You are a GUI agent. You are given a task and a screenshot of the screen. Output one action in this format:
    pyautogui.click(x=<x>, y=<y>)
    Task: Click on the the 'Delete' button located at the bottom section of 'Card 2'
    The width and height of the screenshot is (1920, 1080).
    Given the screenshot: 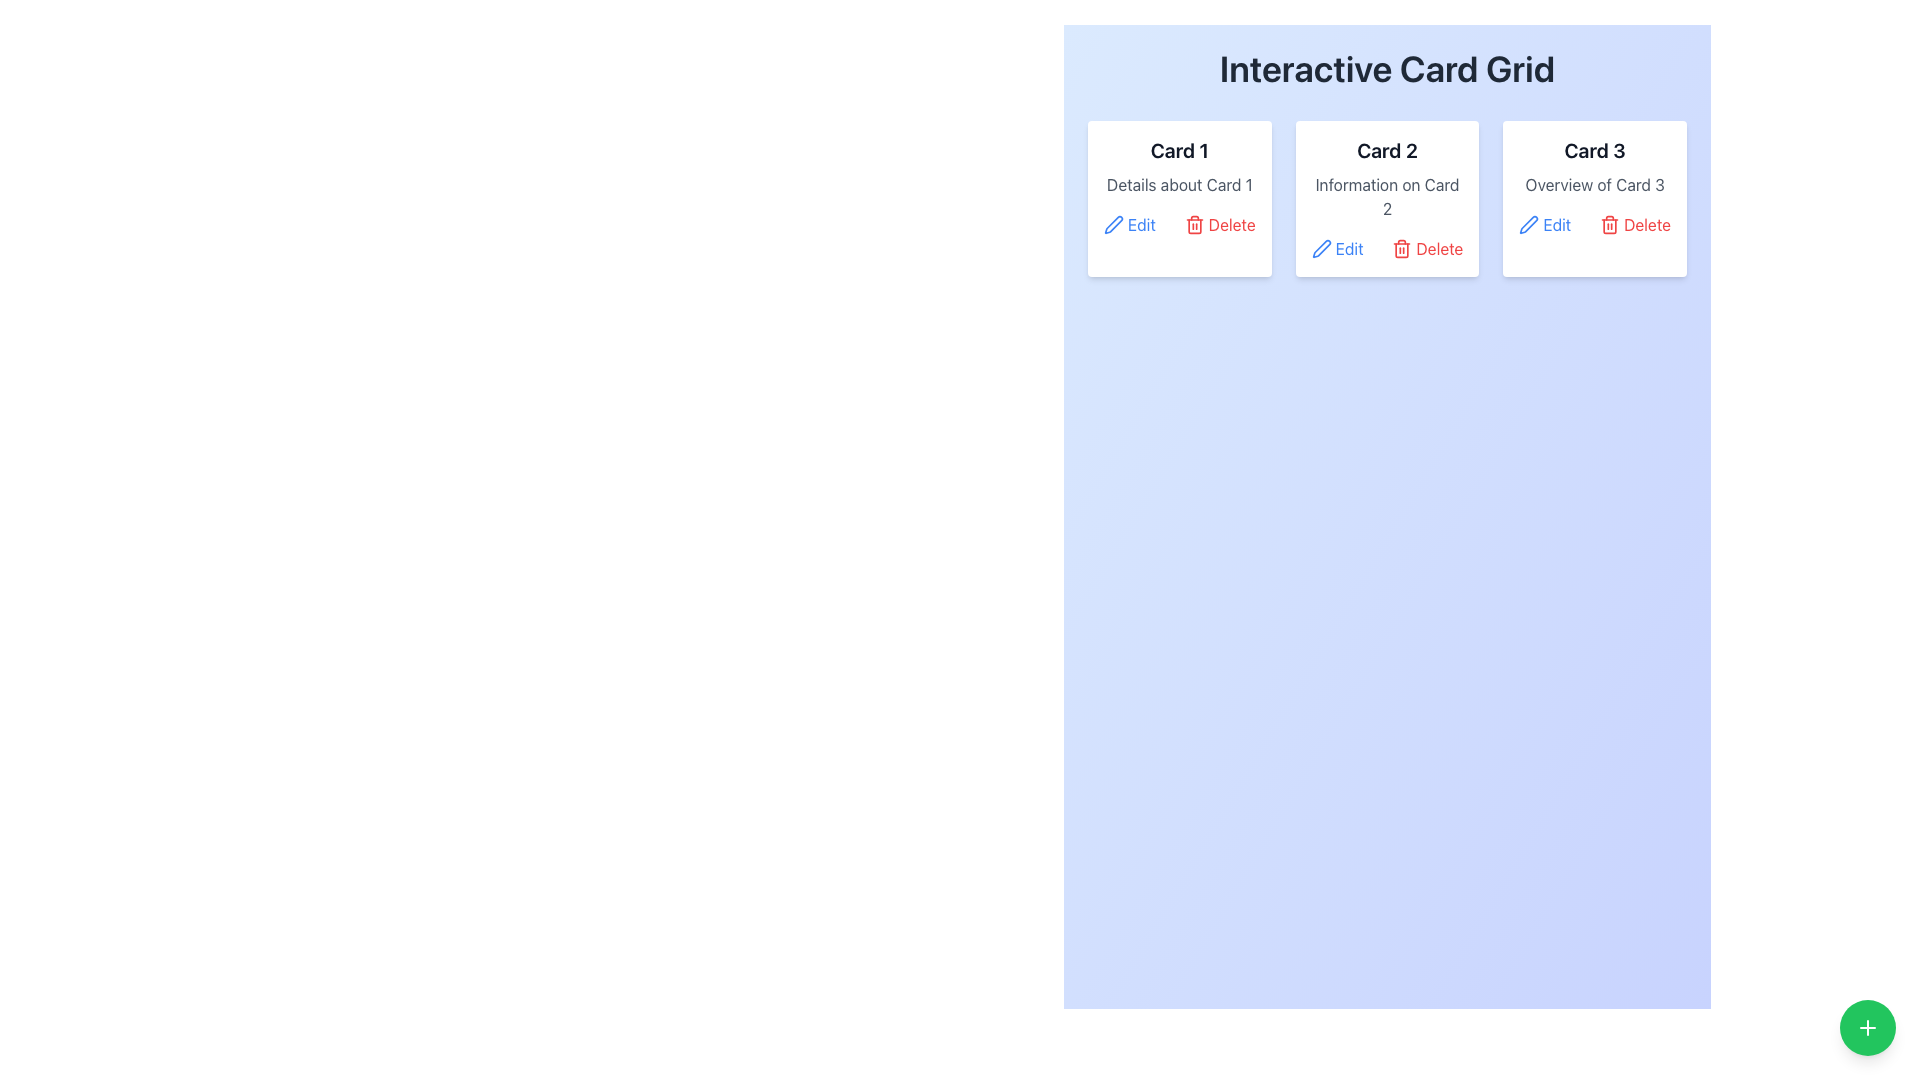 What is the action you would take?
    pyautogui.click(x=1386, y=248)
    